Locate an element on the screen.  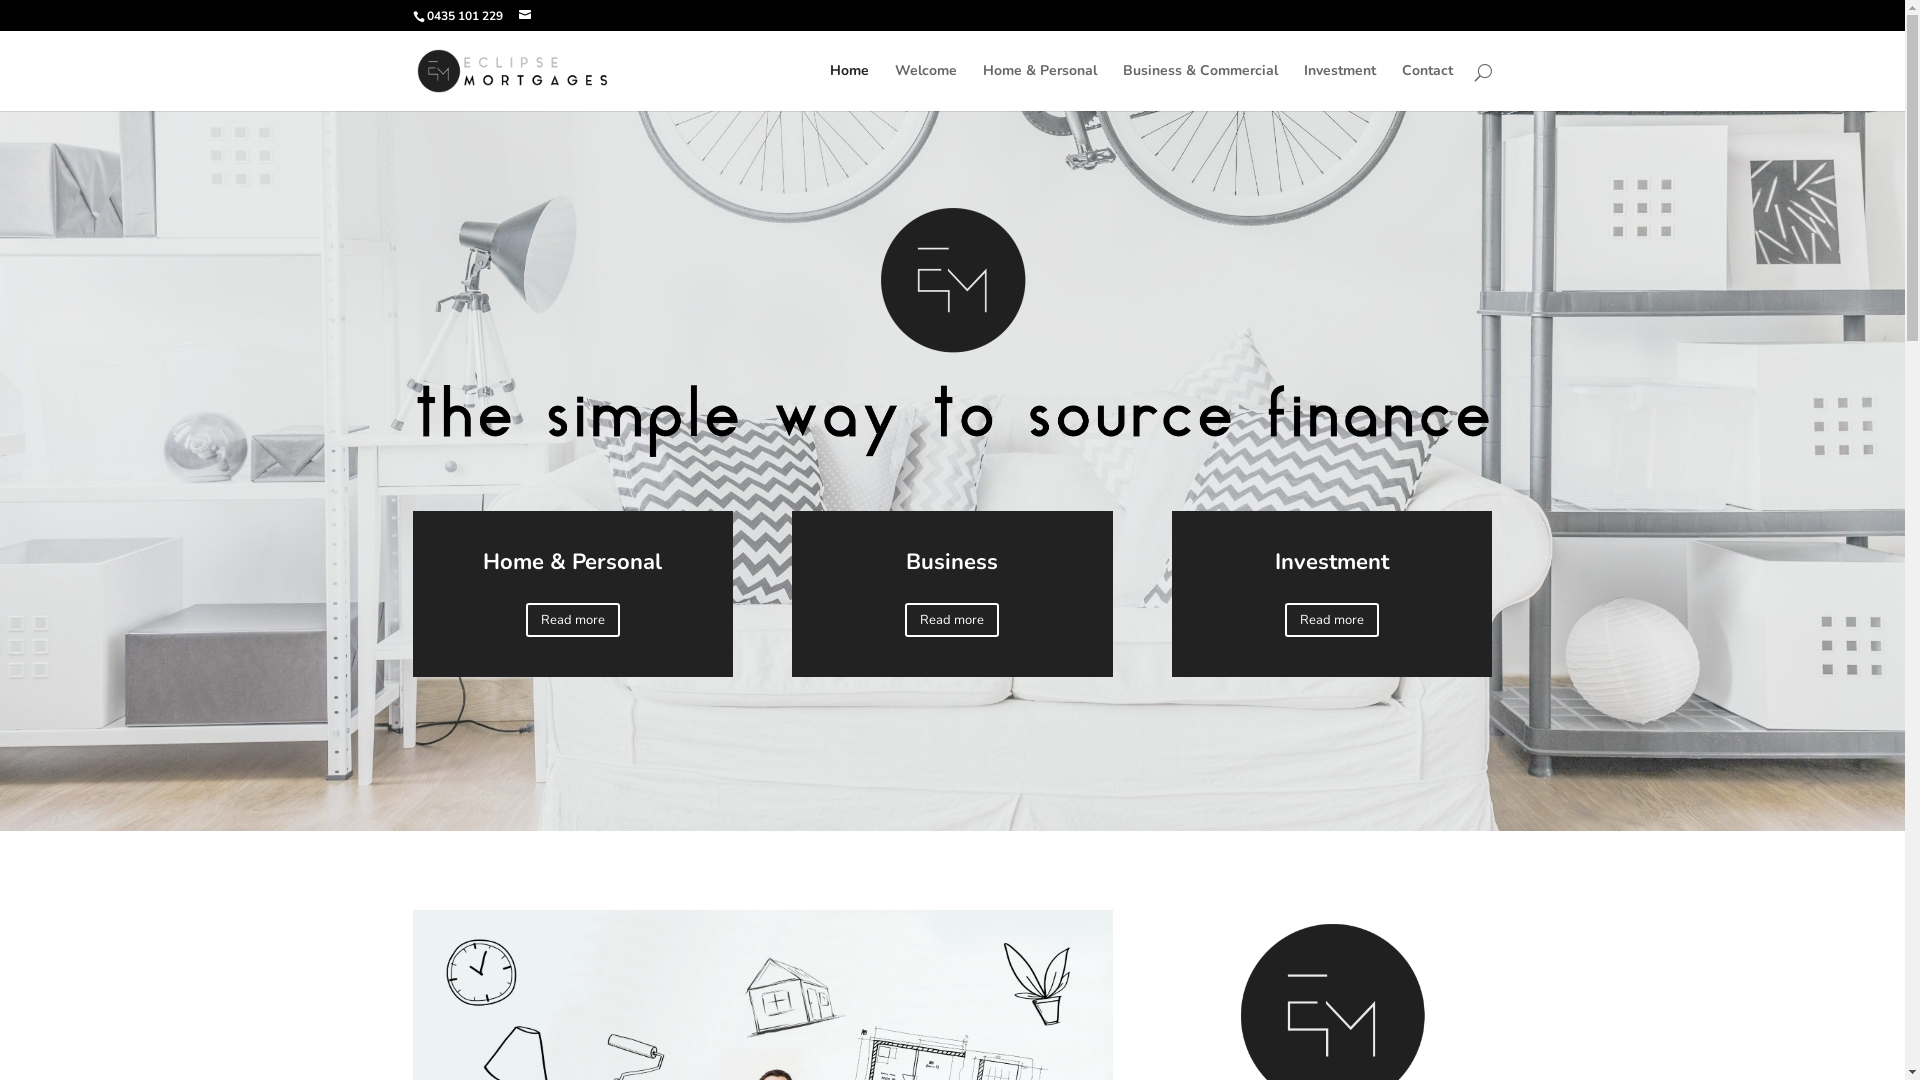
'Business & Commercial' is located at coordinates (1199, 86).